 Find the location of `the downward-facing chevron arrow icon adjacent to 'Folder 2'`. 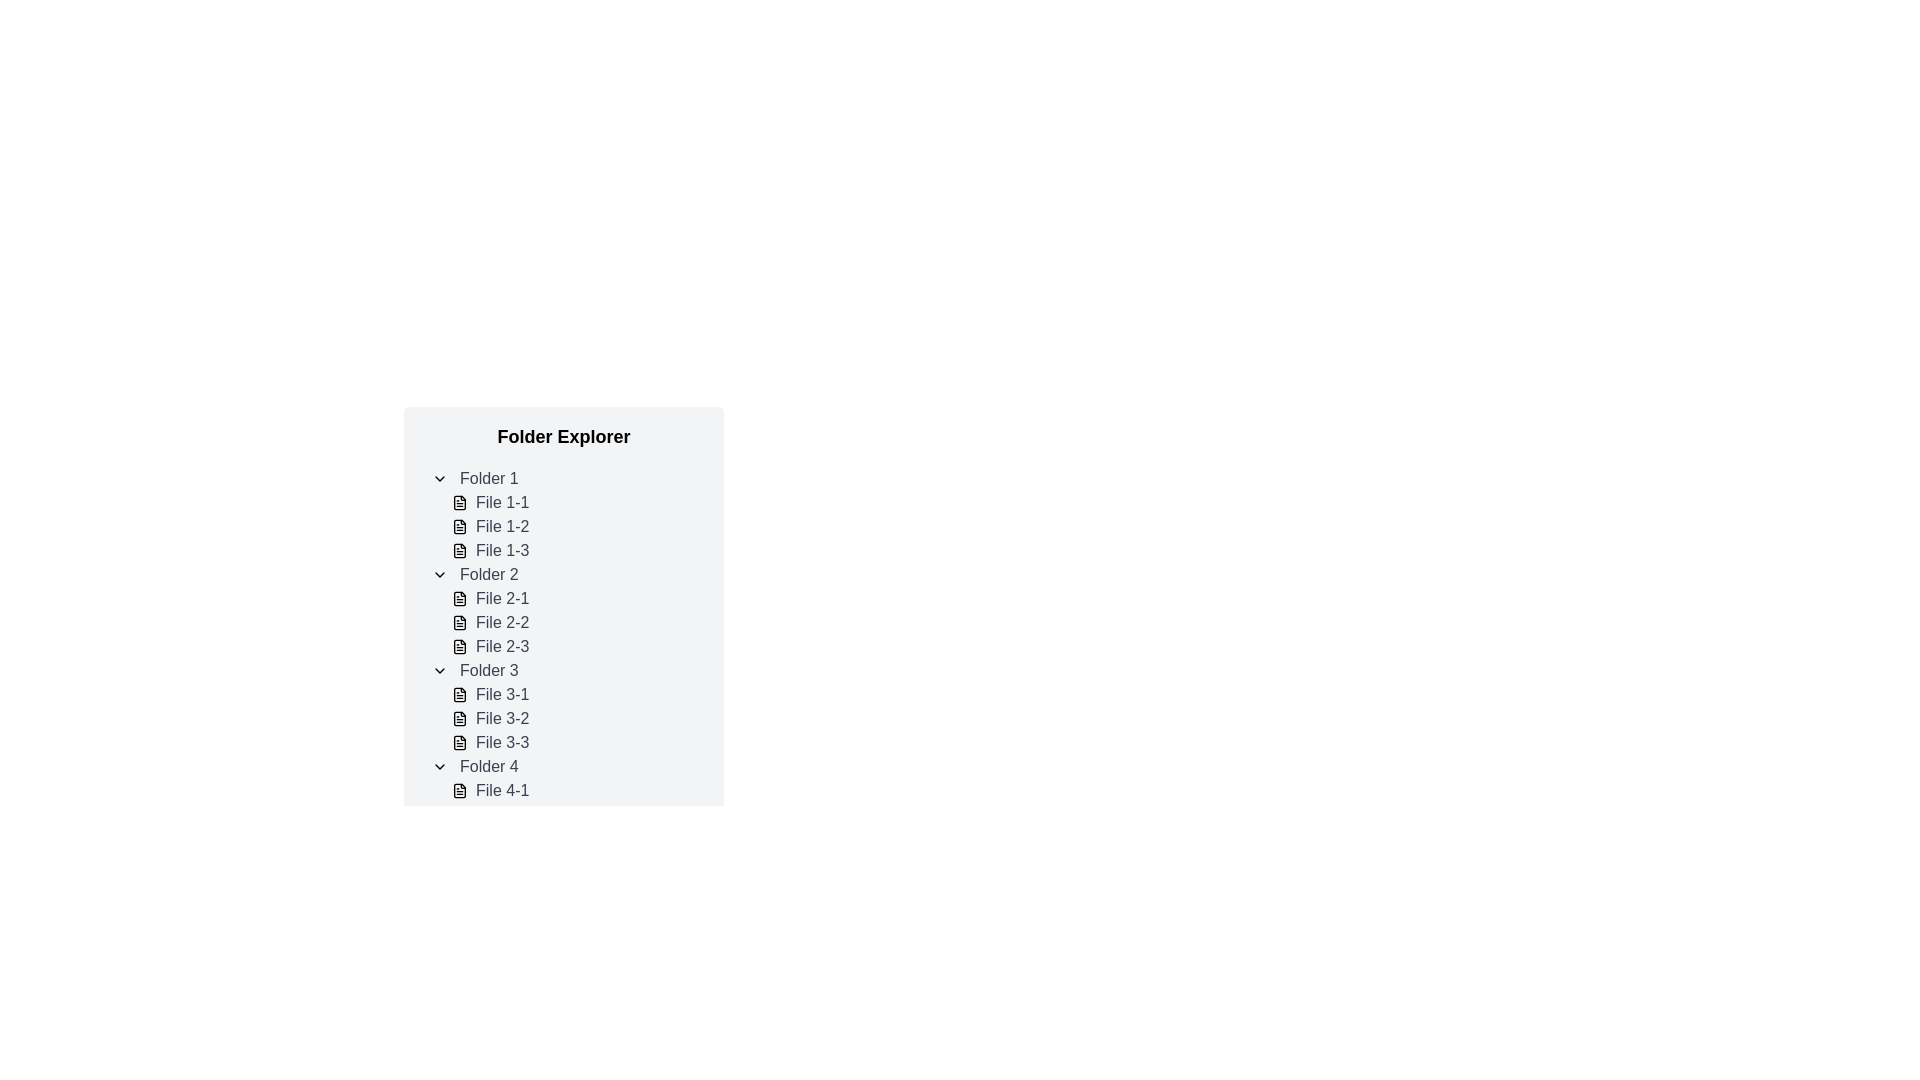

the downward-facing chevron arrow icon adjacent to 'Folder 2' is located at coordinates (439, 574).